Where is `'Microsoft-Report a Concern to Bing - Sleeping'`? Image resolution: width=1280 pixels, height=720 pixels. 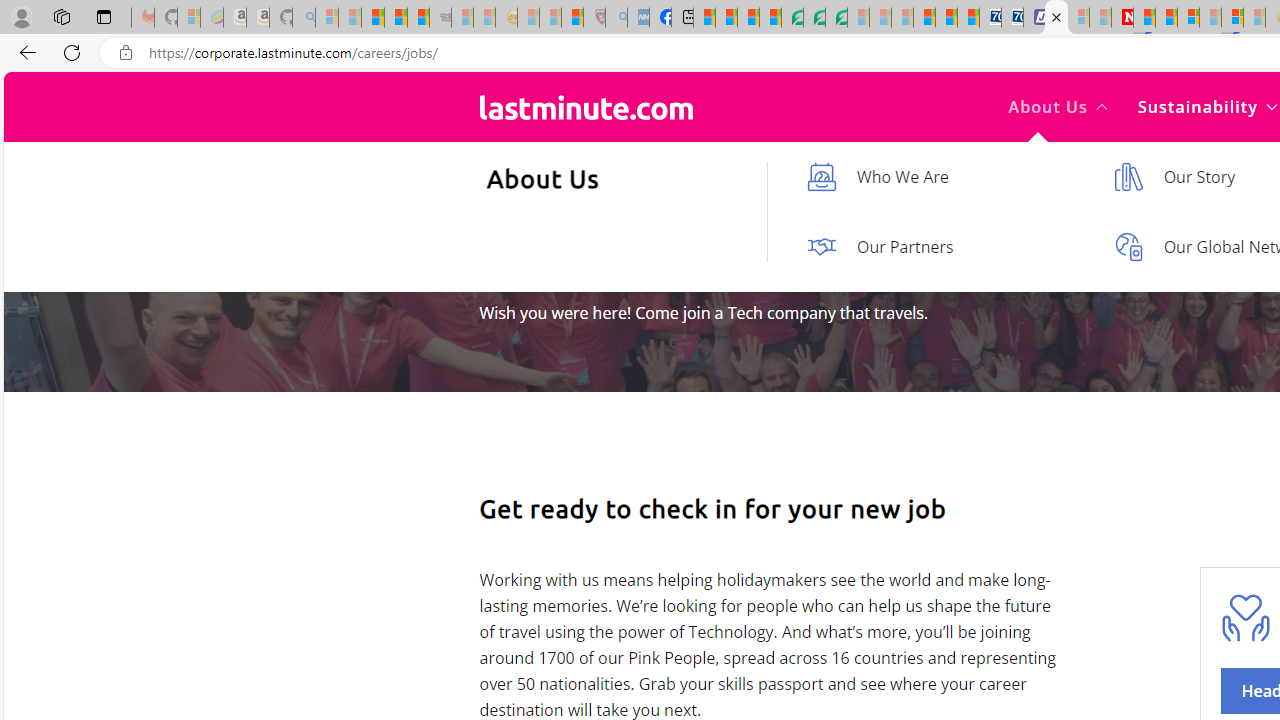
'Microsoft-Report a Concern to Bing - Sleeping' is located at coordinates (188, 17).